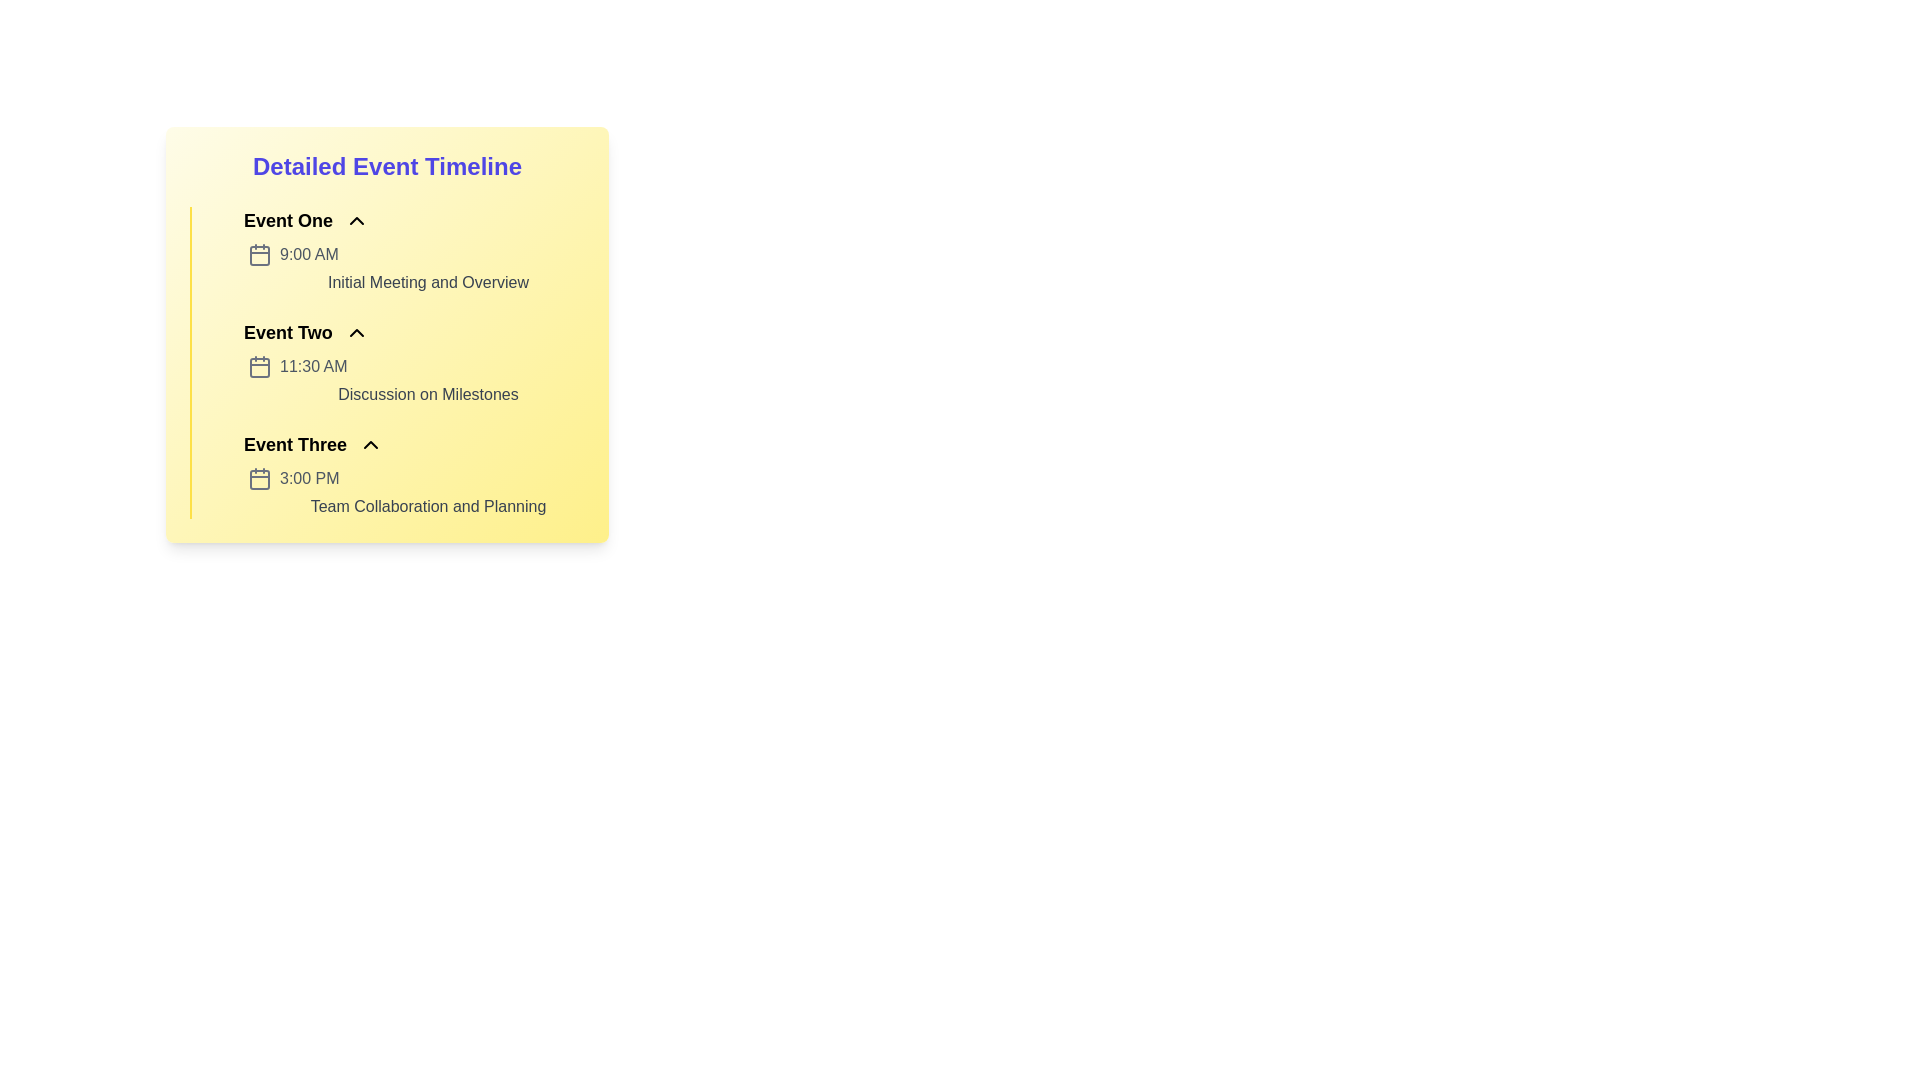  What do you see at coordinates (415, 268) in the screenshot?
I see `displayed text of the scheduled event labeled 'Initial Meeting and Overview' at '9:00 AM' within the timeline interface under 'Event One'` at bounding box center [415, 268].